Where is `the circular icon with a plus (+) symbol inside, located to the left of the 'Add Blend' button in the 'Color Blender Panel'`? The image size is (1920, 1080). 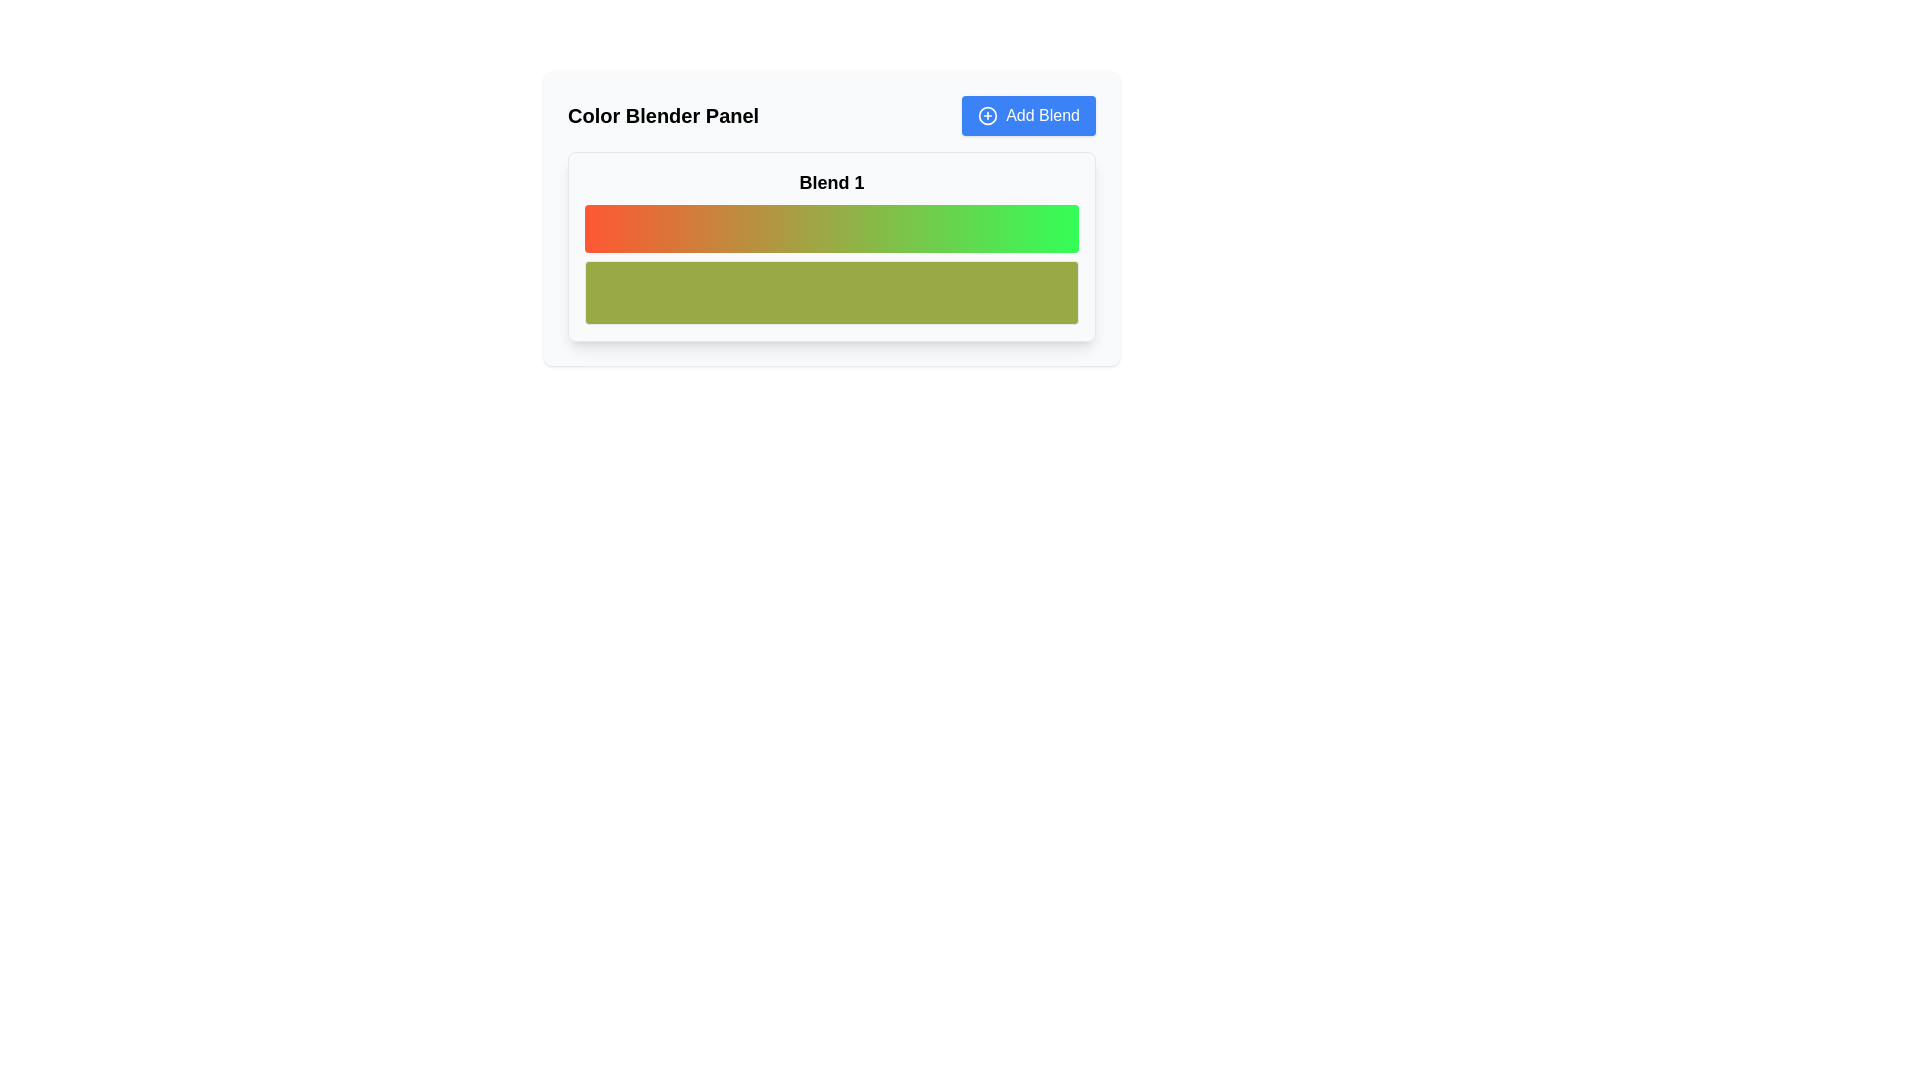
the circular icon with a plus (+) symbol inside, located to the left of the 'Add Blend' button in the 'Color Blender Panel' is located at coordinates (988, 115).